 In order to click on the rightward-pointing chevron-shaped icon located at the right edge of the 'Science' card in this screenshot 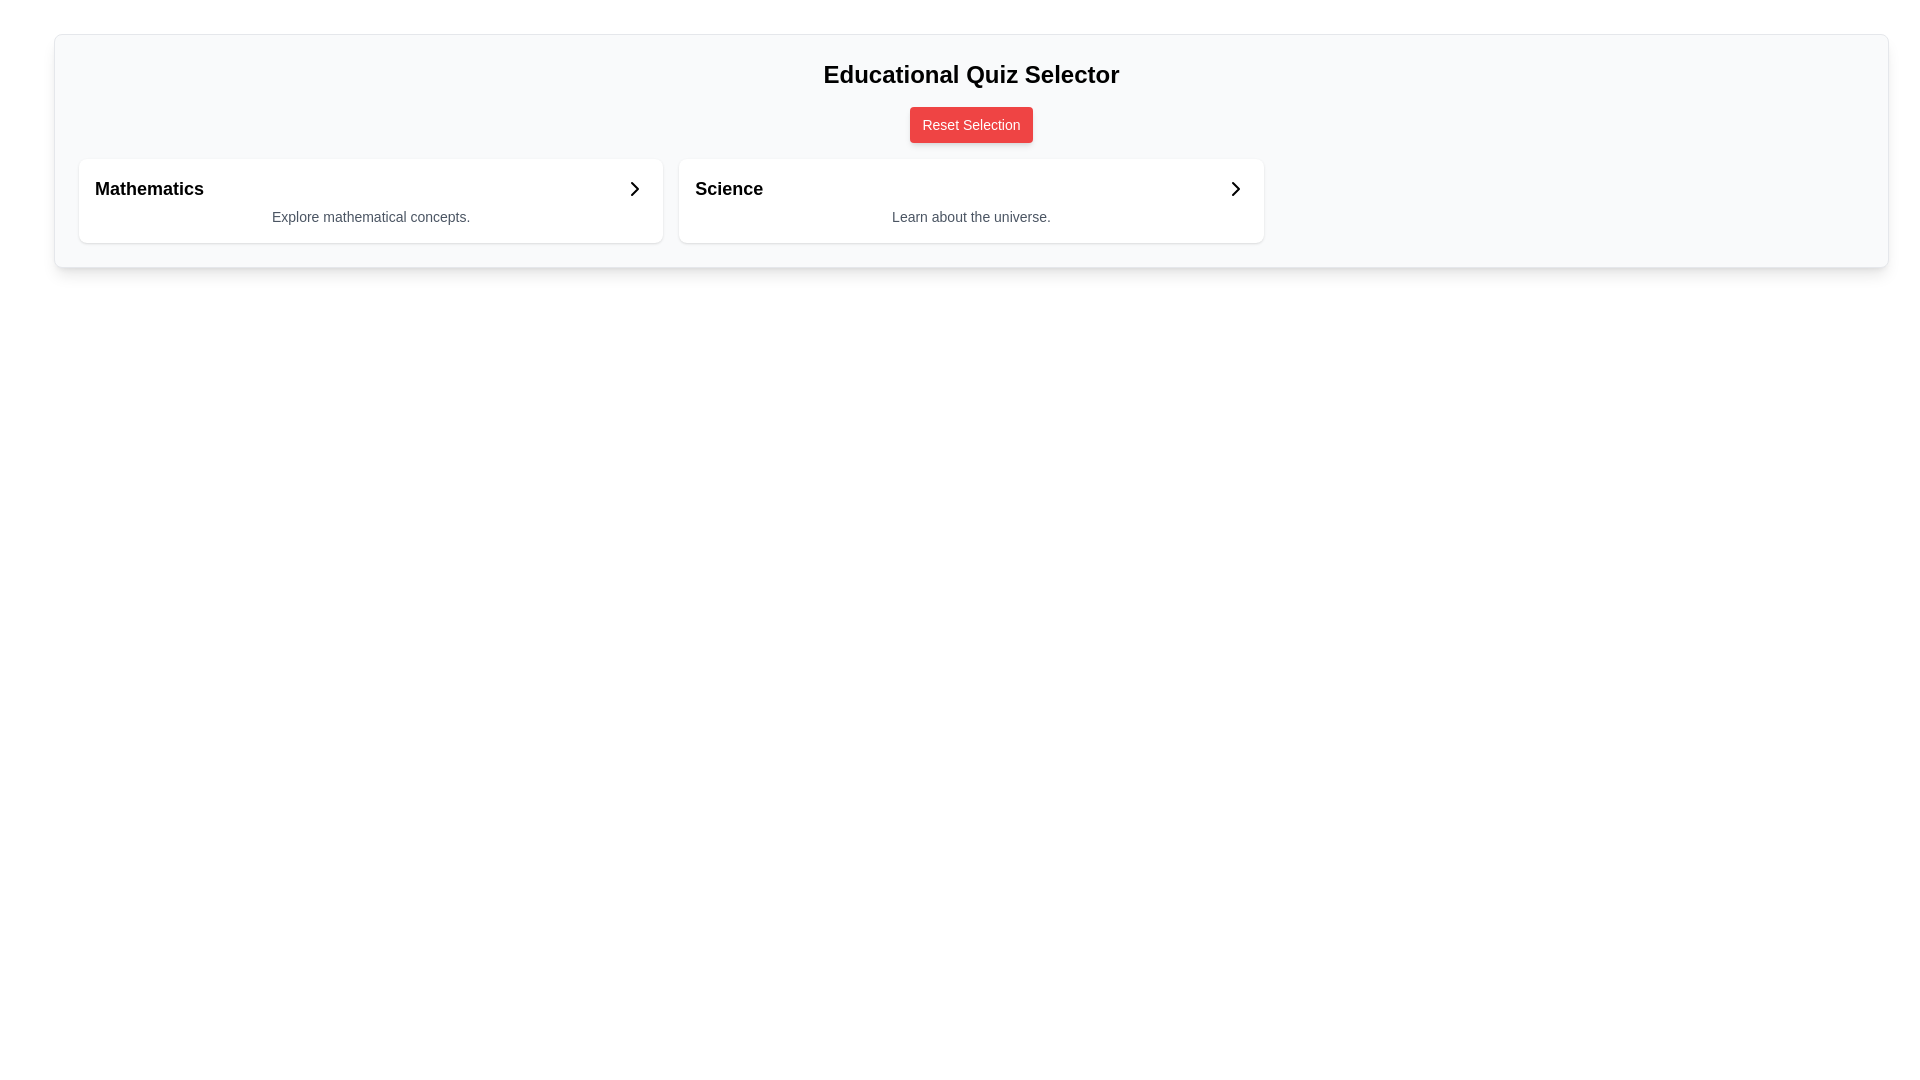, I will do `click(1234, 189)`.